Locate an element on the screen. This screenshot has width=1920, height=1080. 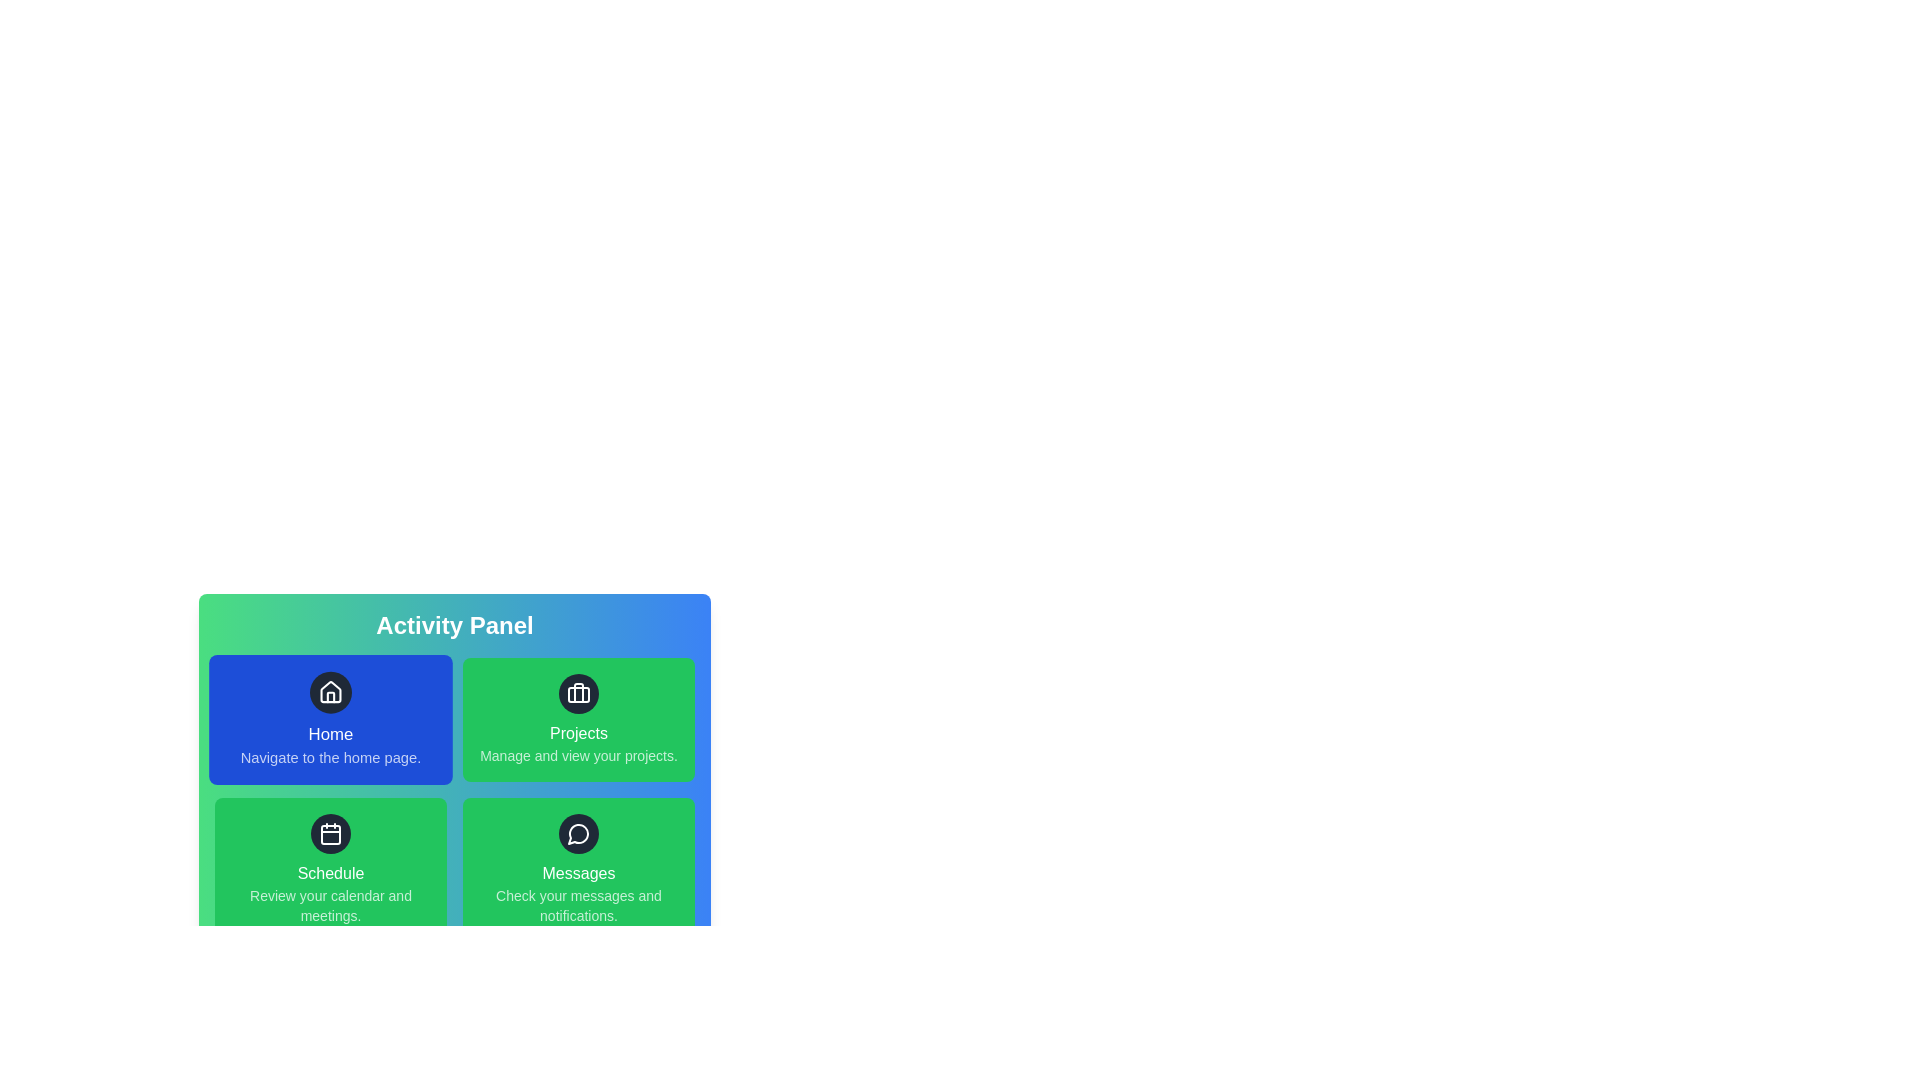
the Projects item in the Activity Panel is located at coordinates (578, 720).